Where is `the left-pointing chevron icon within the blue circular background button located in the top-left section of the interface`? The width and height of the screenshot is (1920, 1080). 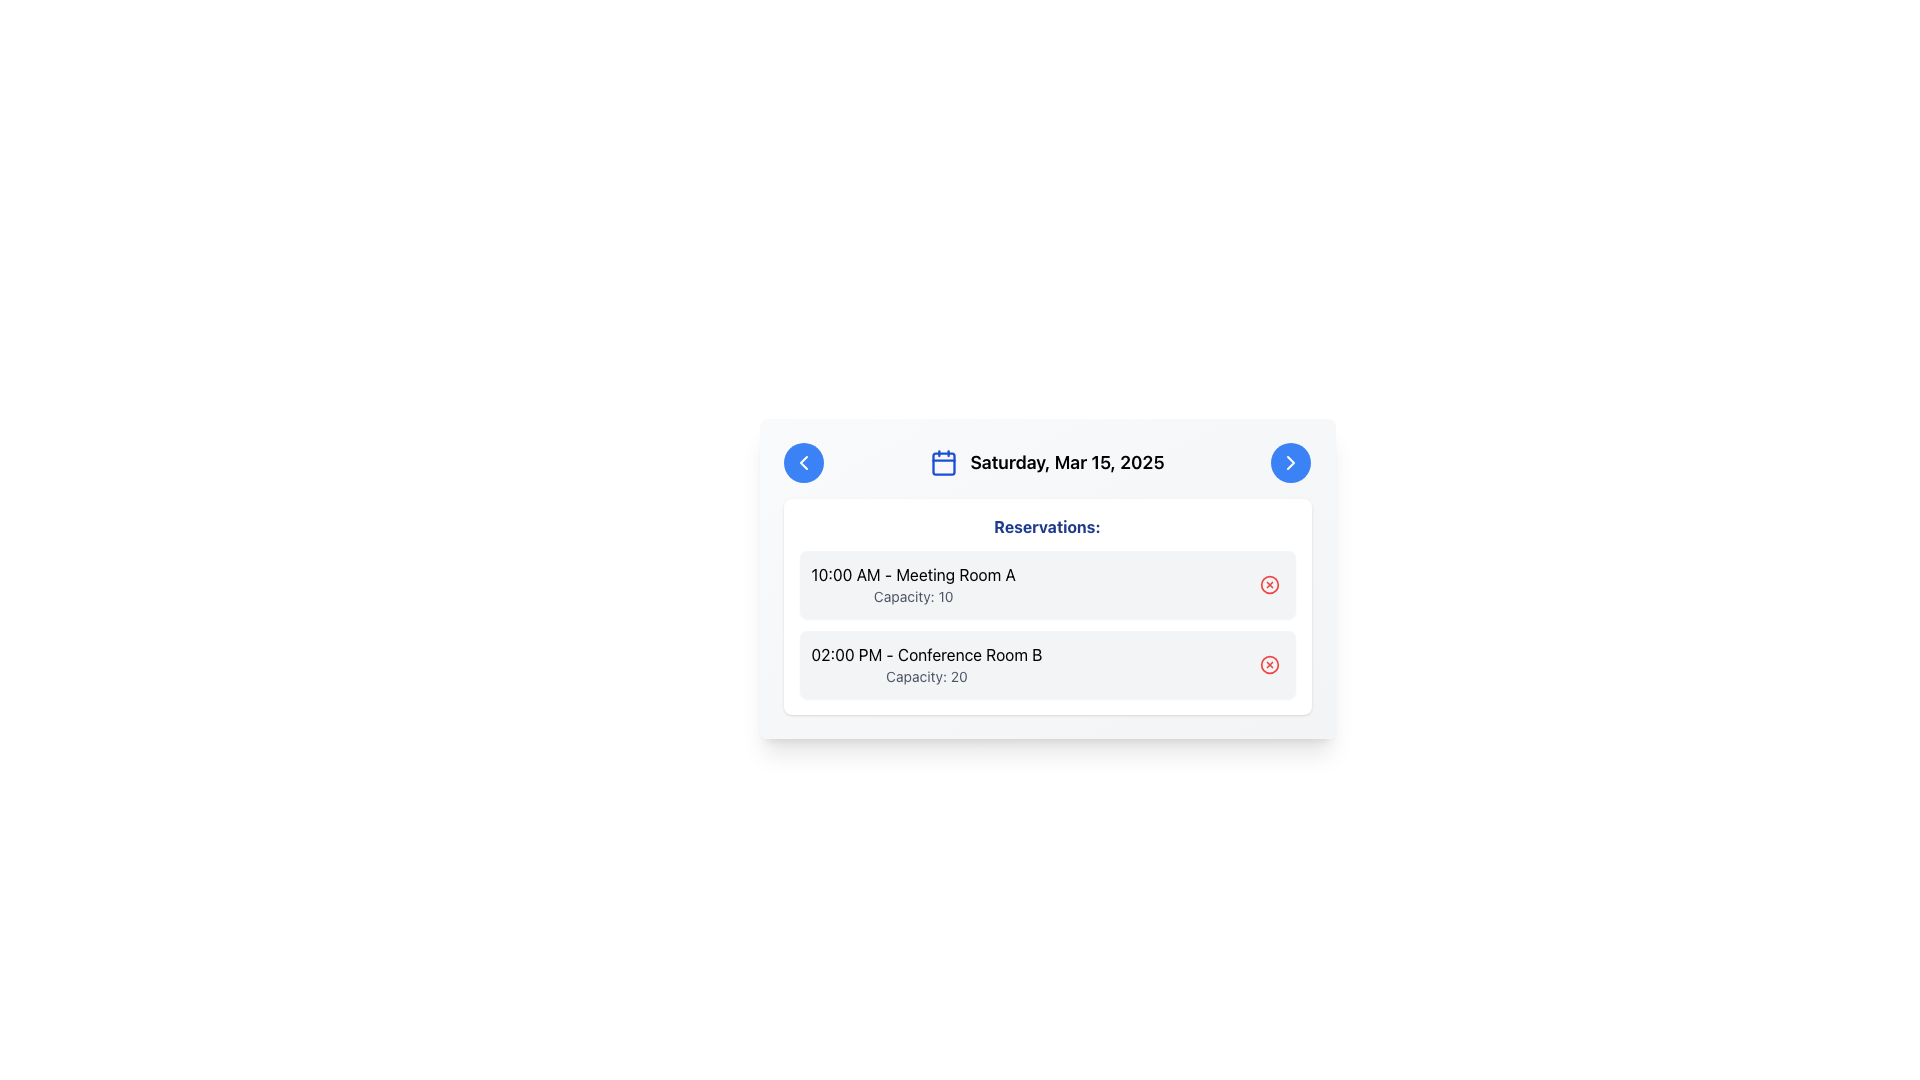
the left-pointing chevron icon within the blue circular background button located in the top-left section of the interface is located at coordinates (803, 462).